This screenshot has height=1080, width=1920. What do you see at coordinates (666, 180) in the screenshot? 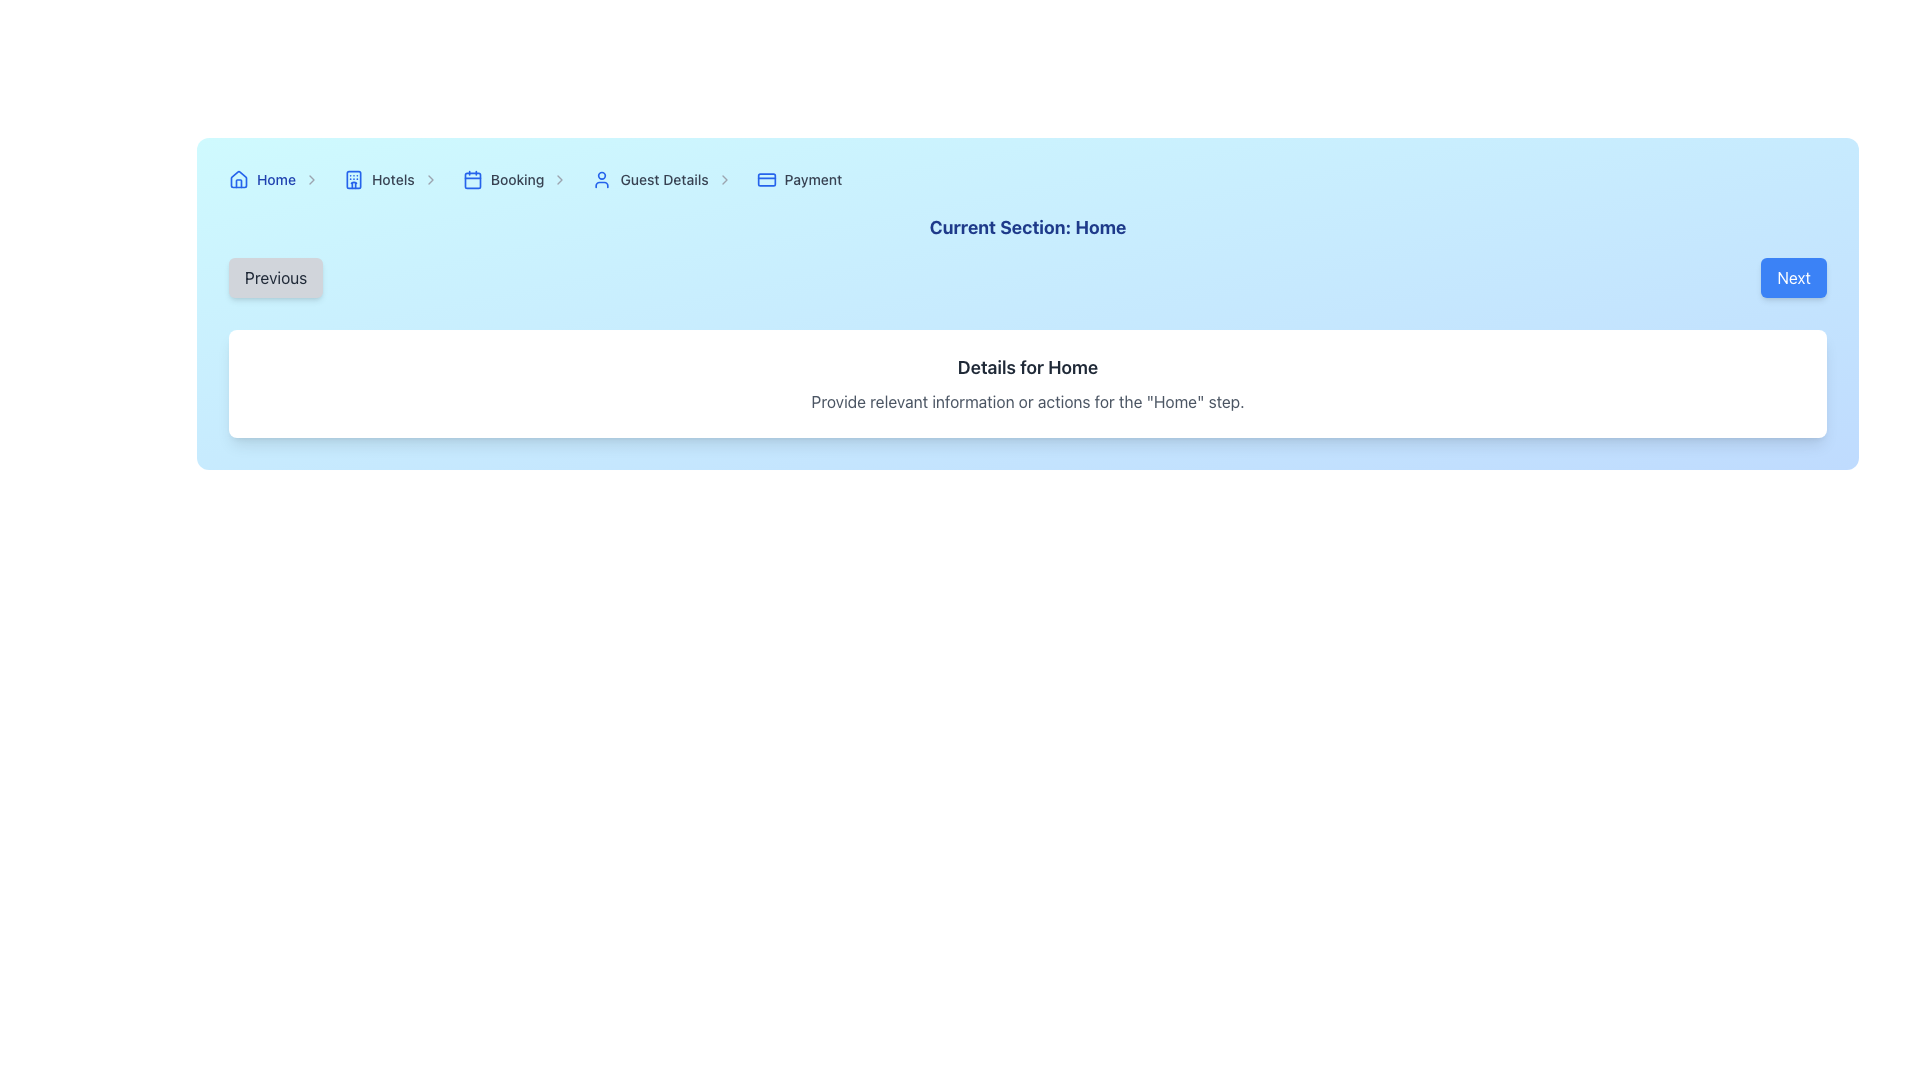
I see `the 'Guest Details' breadcrumb navigation link` at bounding box center [666, 180].